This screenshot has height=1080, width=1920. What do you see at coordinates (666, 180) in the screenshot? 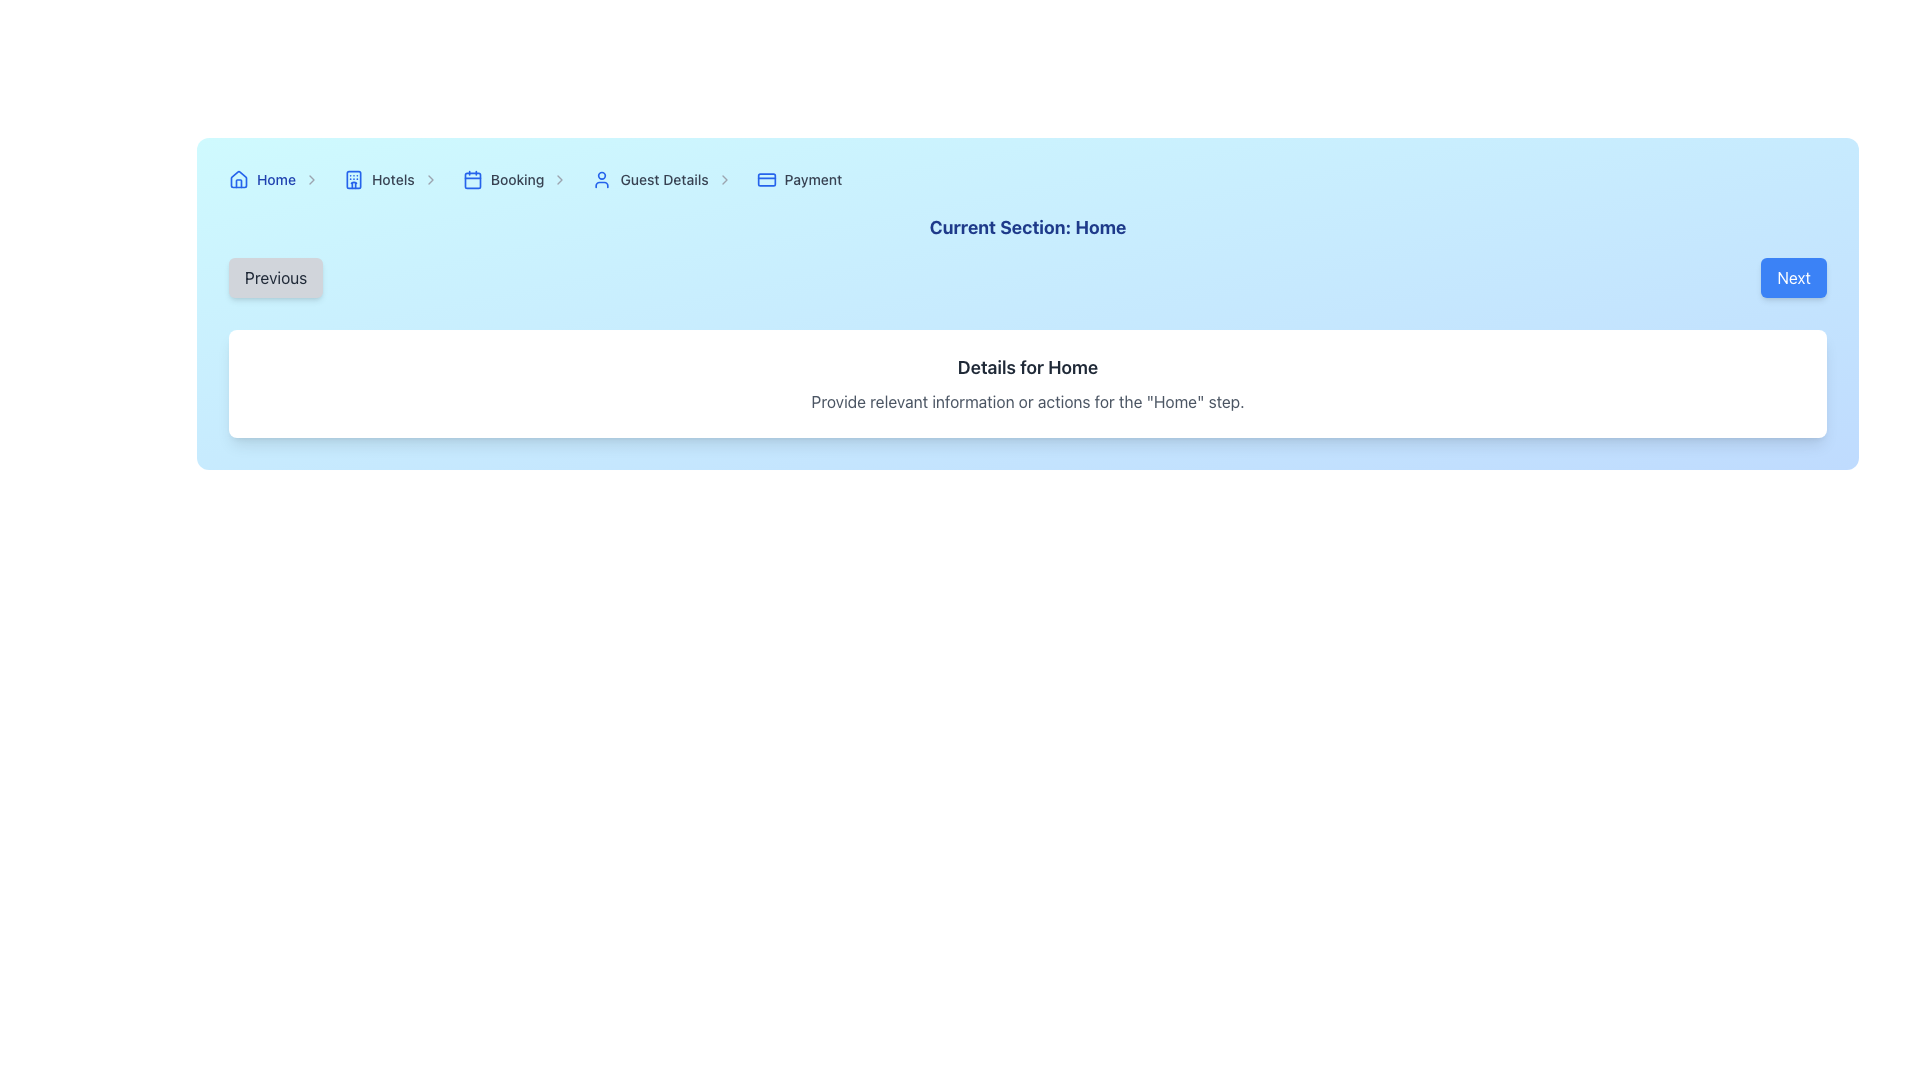
I see `the 'Guest Details' breadcrumb navigation link` at bounding box center [666, 180].